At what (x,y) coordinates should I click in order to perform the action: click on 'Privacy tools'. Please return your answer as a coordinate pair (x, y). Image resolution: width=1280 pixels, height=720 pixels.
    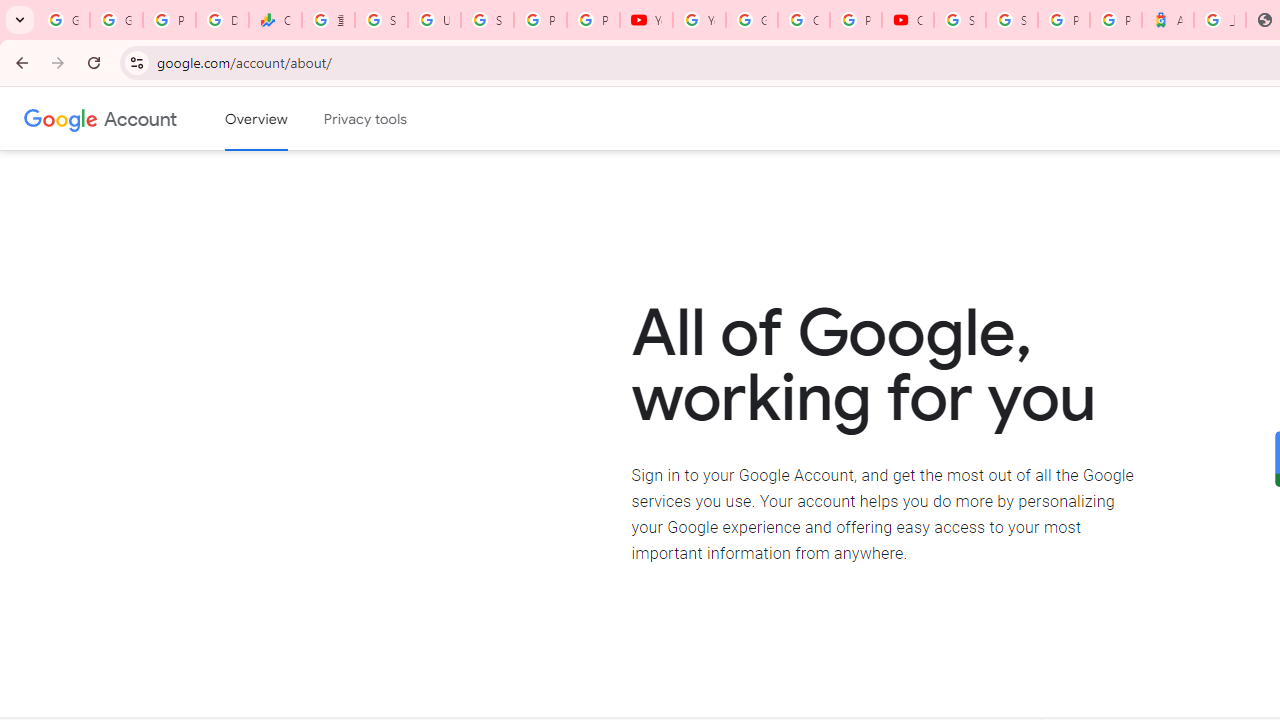
    Looking at the image, I should click on (366, 119).